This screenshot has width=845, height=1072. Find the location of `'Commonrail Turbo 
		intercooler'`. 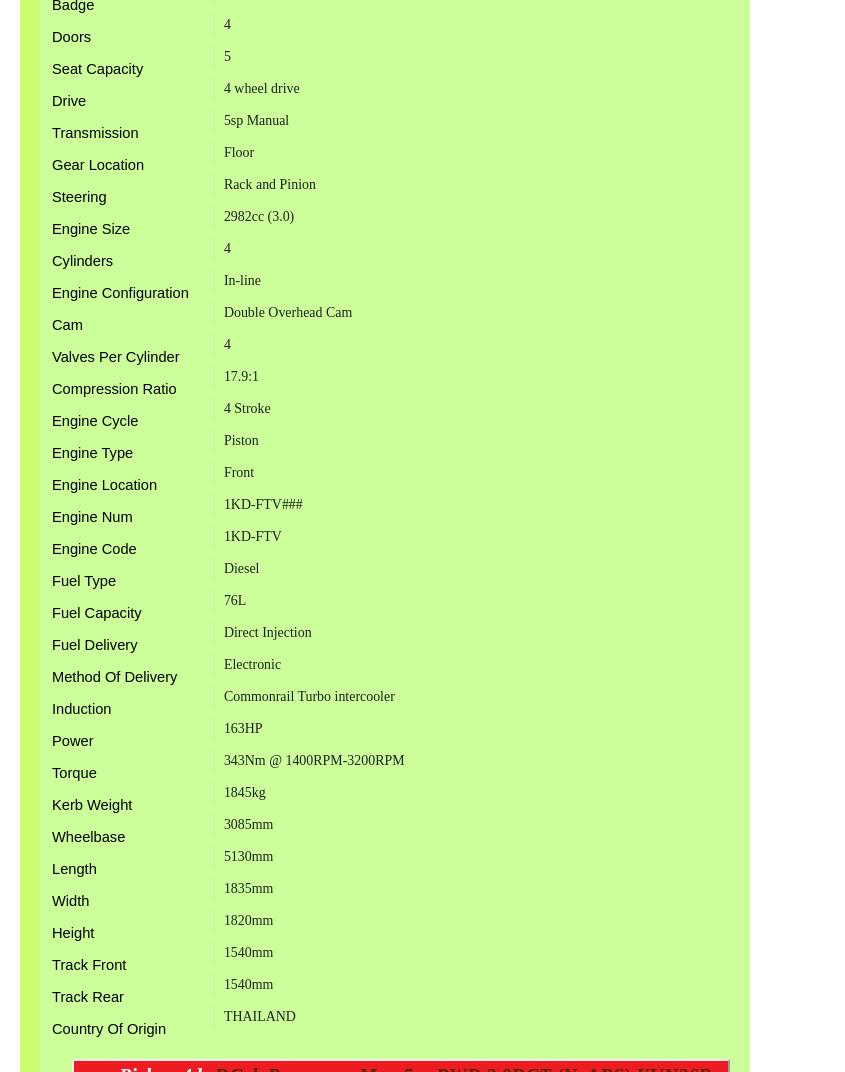

'Commonrail Turbo 
		intercooler' is located at coordinates (308, 694).